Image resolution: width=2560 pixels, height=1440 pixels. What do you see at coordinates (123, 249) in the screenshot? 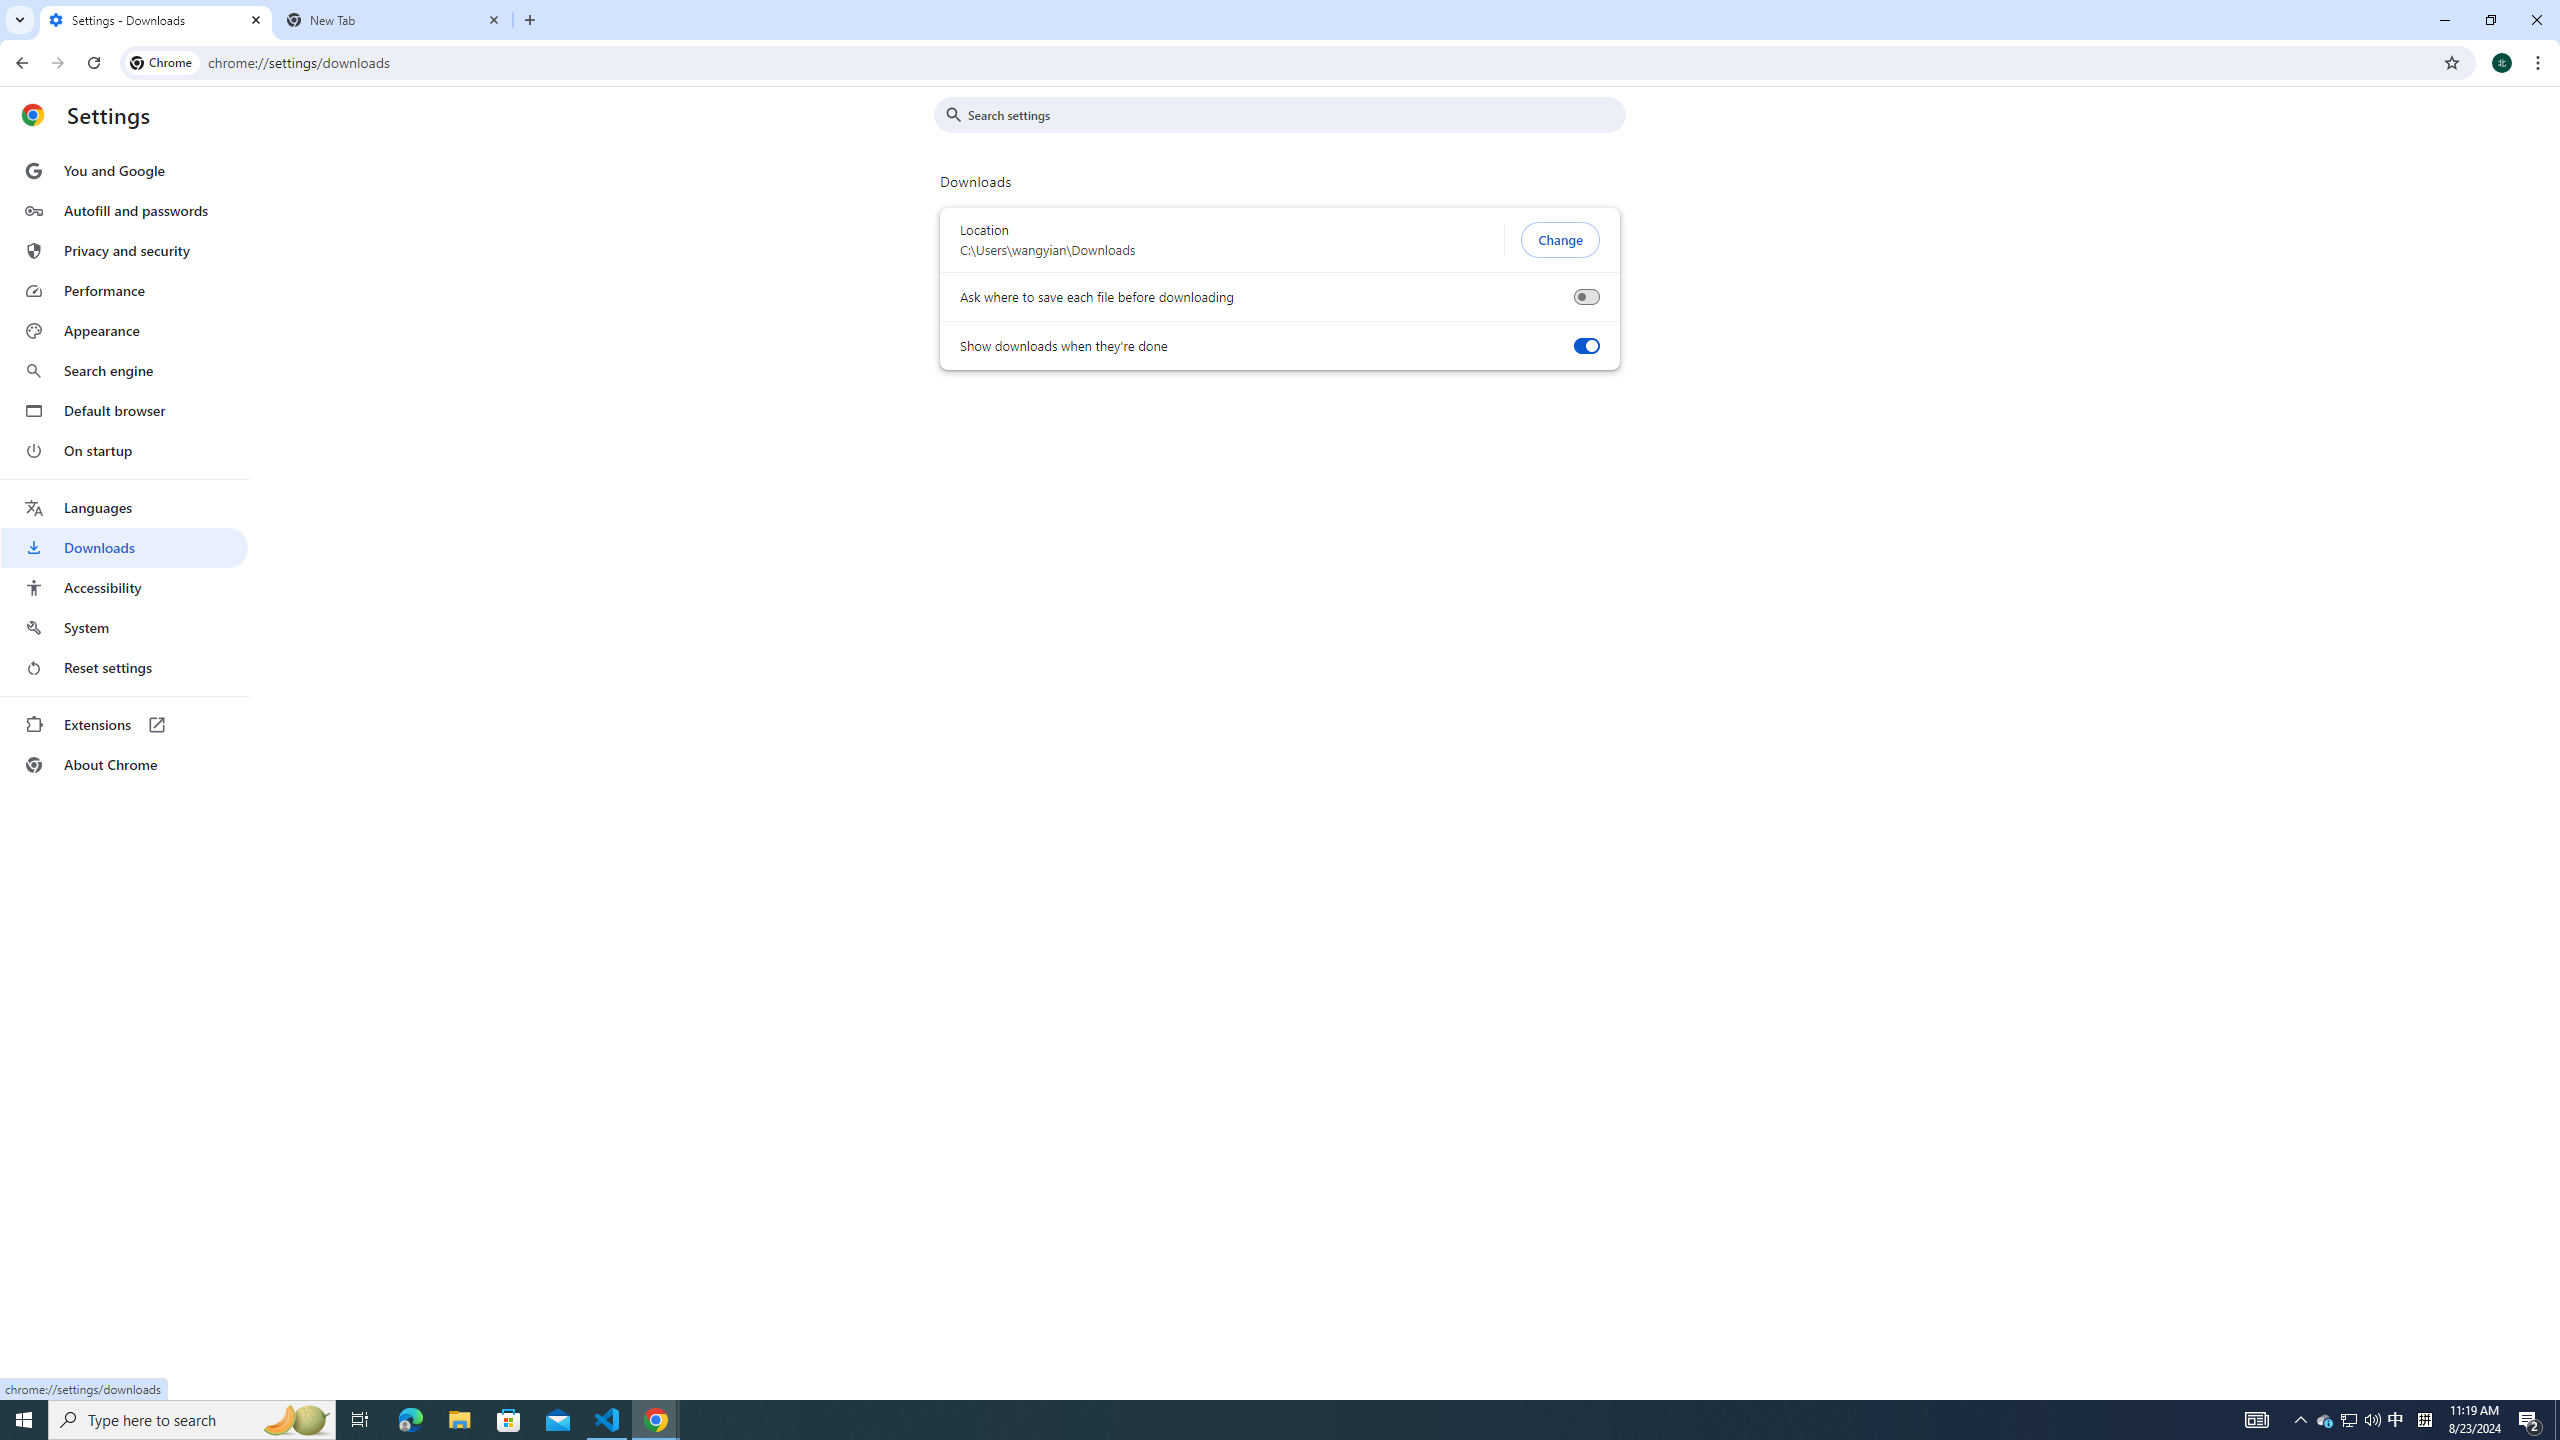
I see `'Privacy and security'` at bounding box center [123, 249].